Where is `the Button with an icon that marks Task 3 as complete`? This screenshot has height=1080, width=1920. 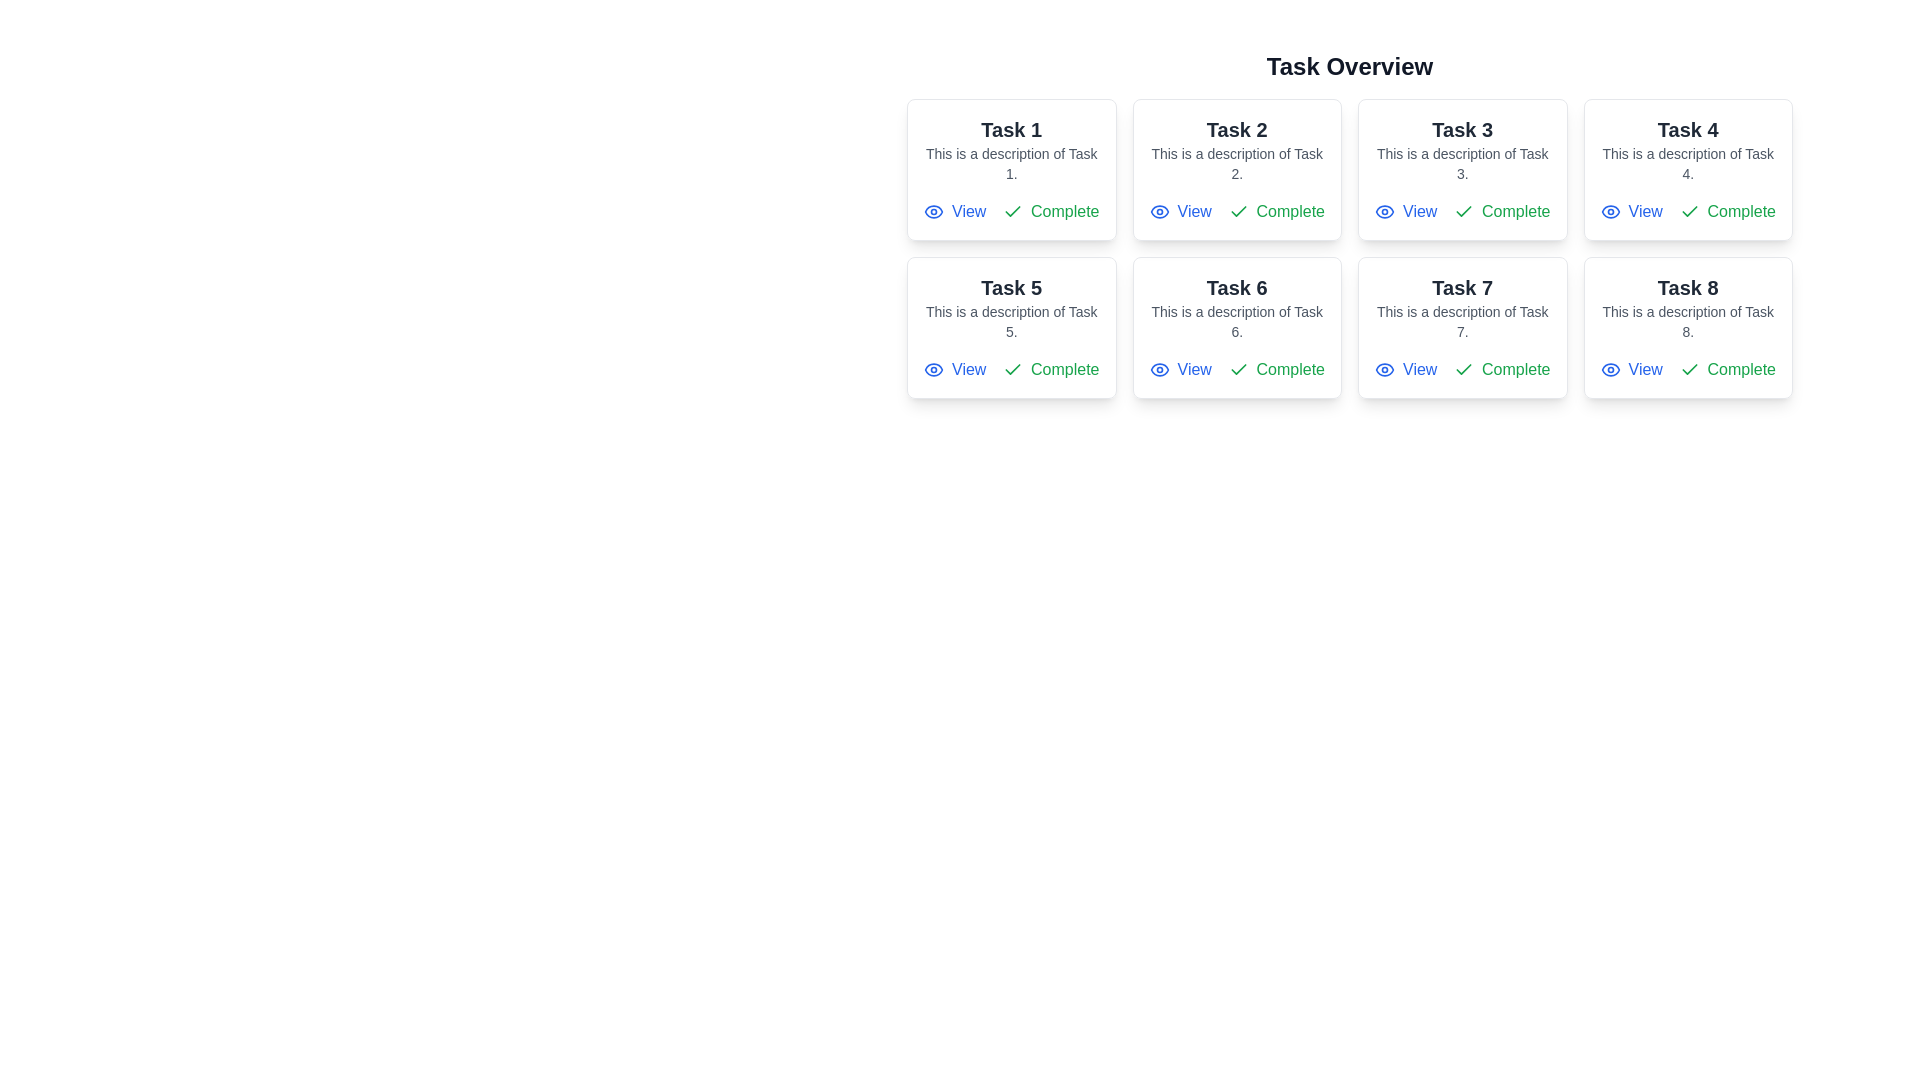
the Button with an icon that marks Task 3 as complete is located at coordinates (1502, 212).